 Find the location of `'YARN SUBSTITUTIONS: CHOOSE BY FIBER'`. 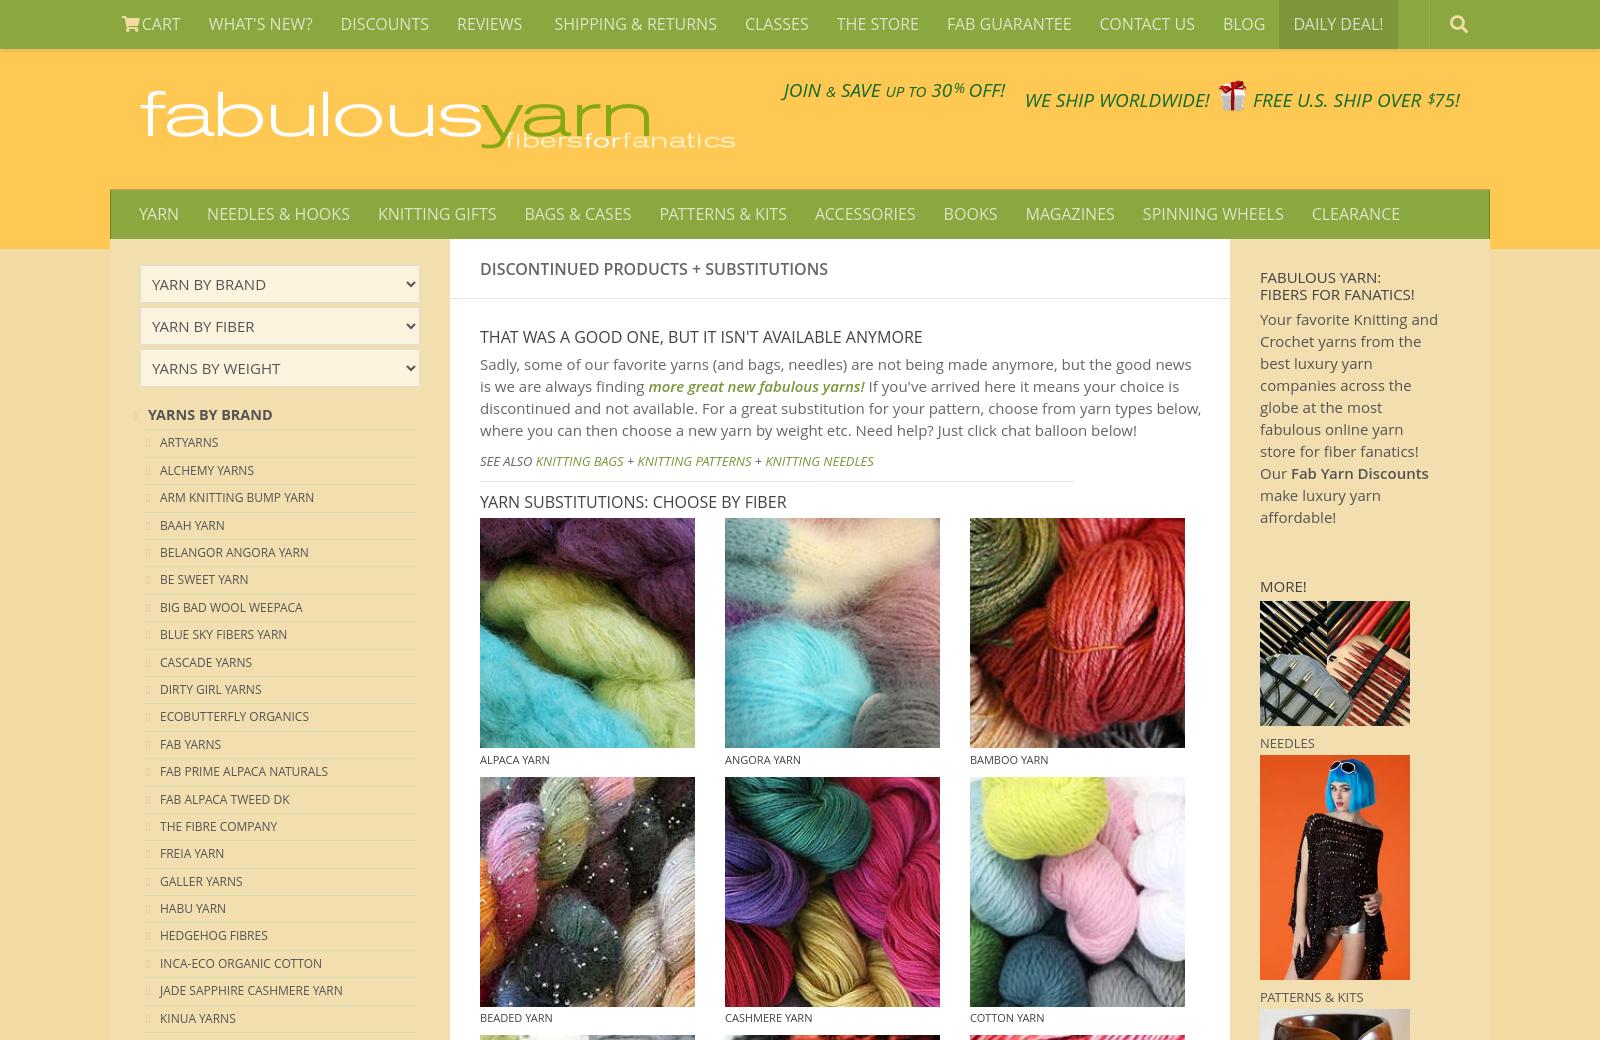

'YARN SUBSTITUTIONS: CHOOSE BY FIBER' is located at coordinates (632, 502).